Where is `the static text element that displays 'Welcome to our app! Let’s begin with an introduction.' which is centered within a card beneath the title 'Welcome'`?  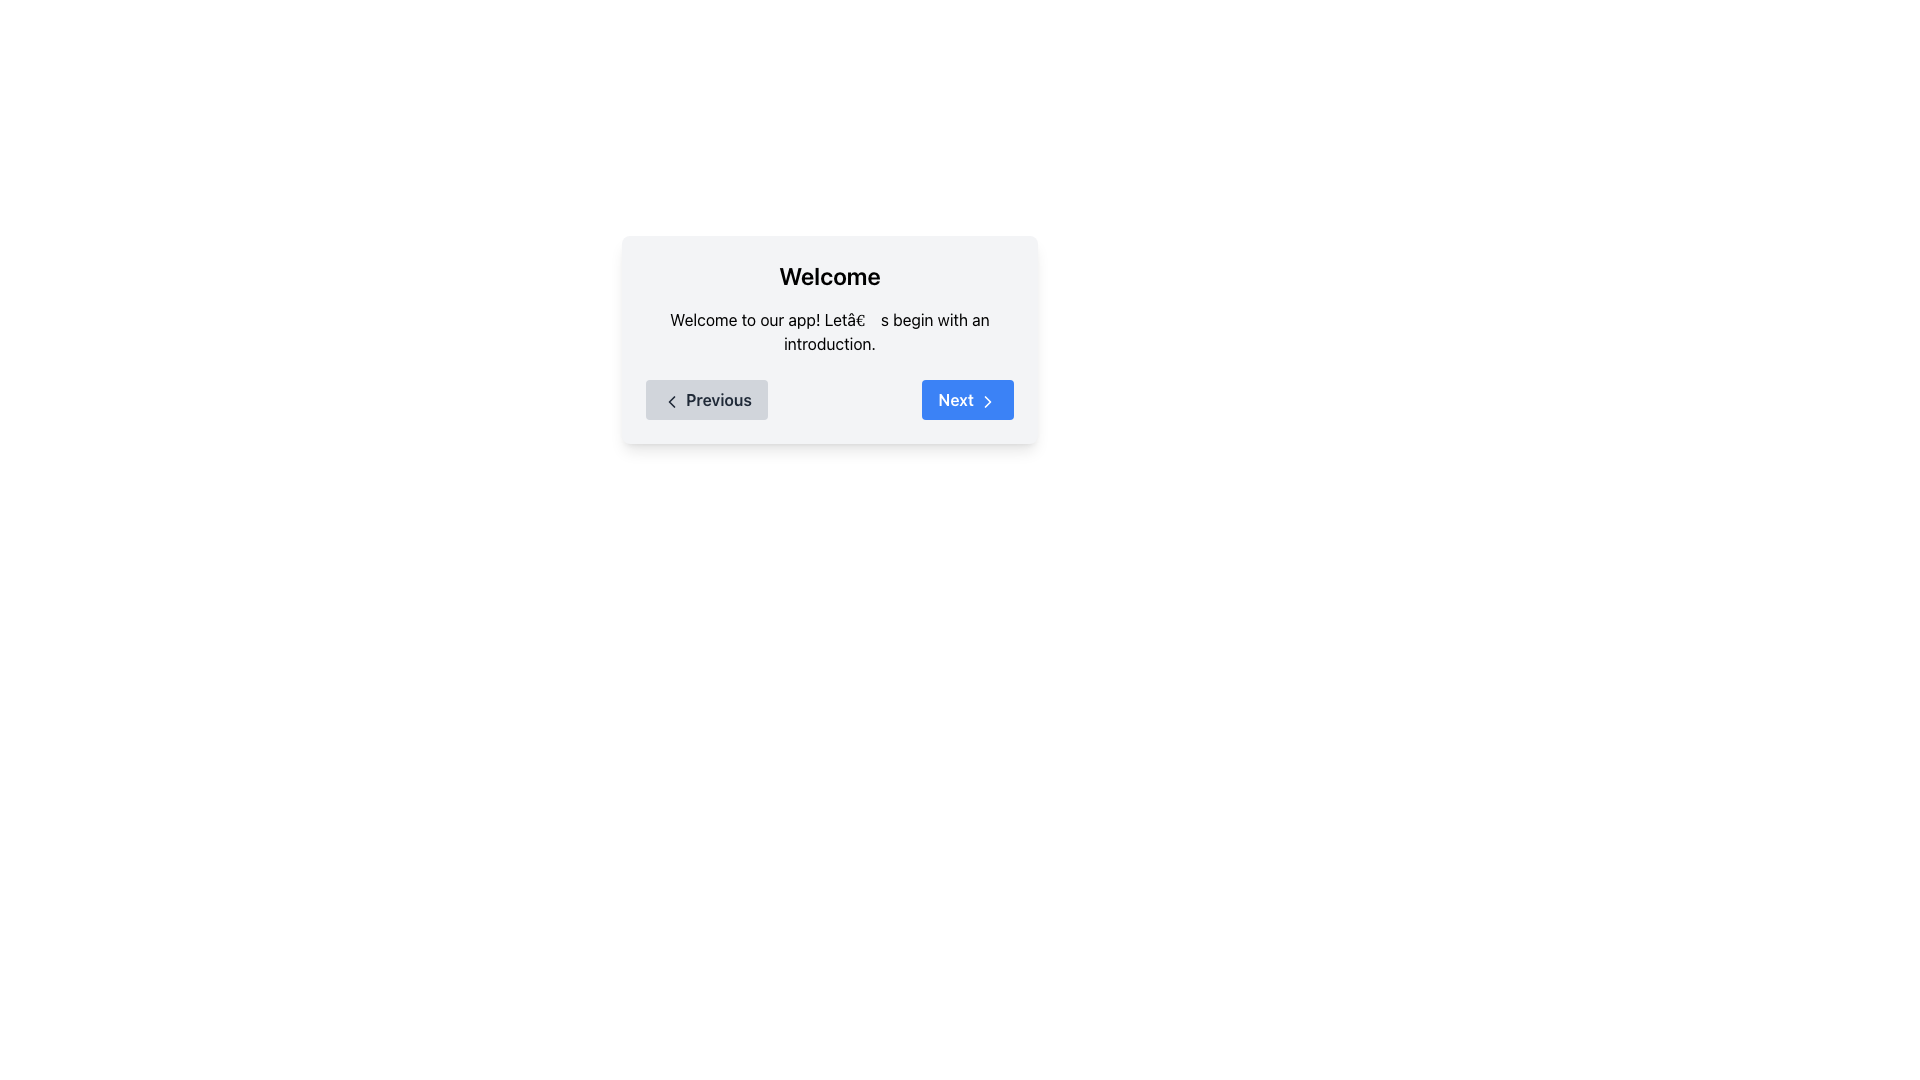
the static text element that displays 'Welcome to our app! Let’s begin with an introduction.' which is centered within a card beneath the title 'Welcome' is located at coordinates (830, 330).